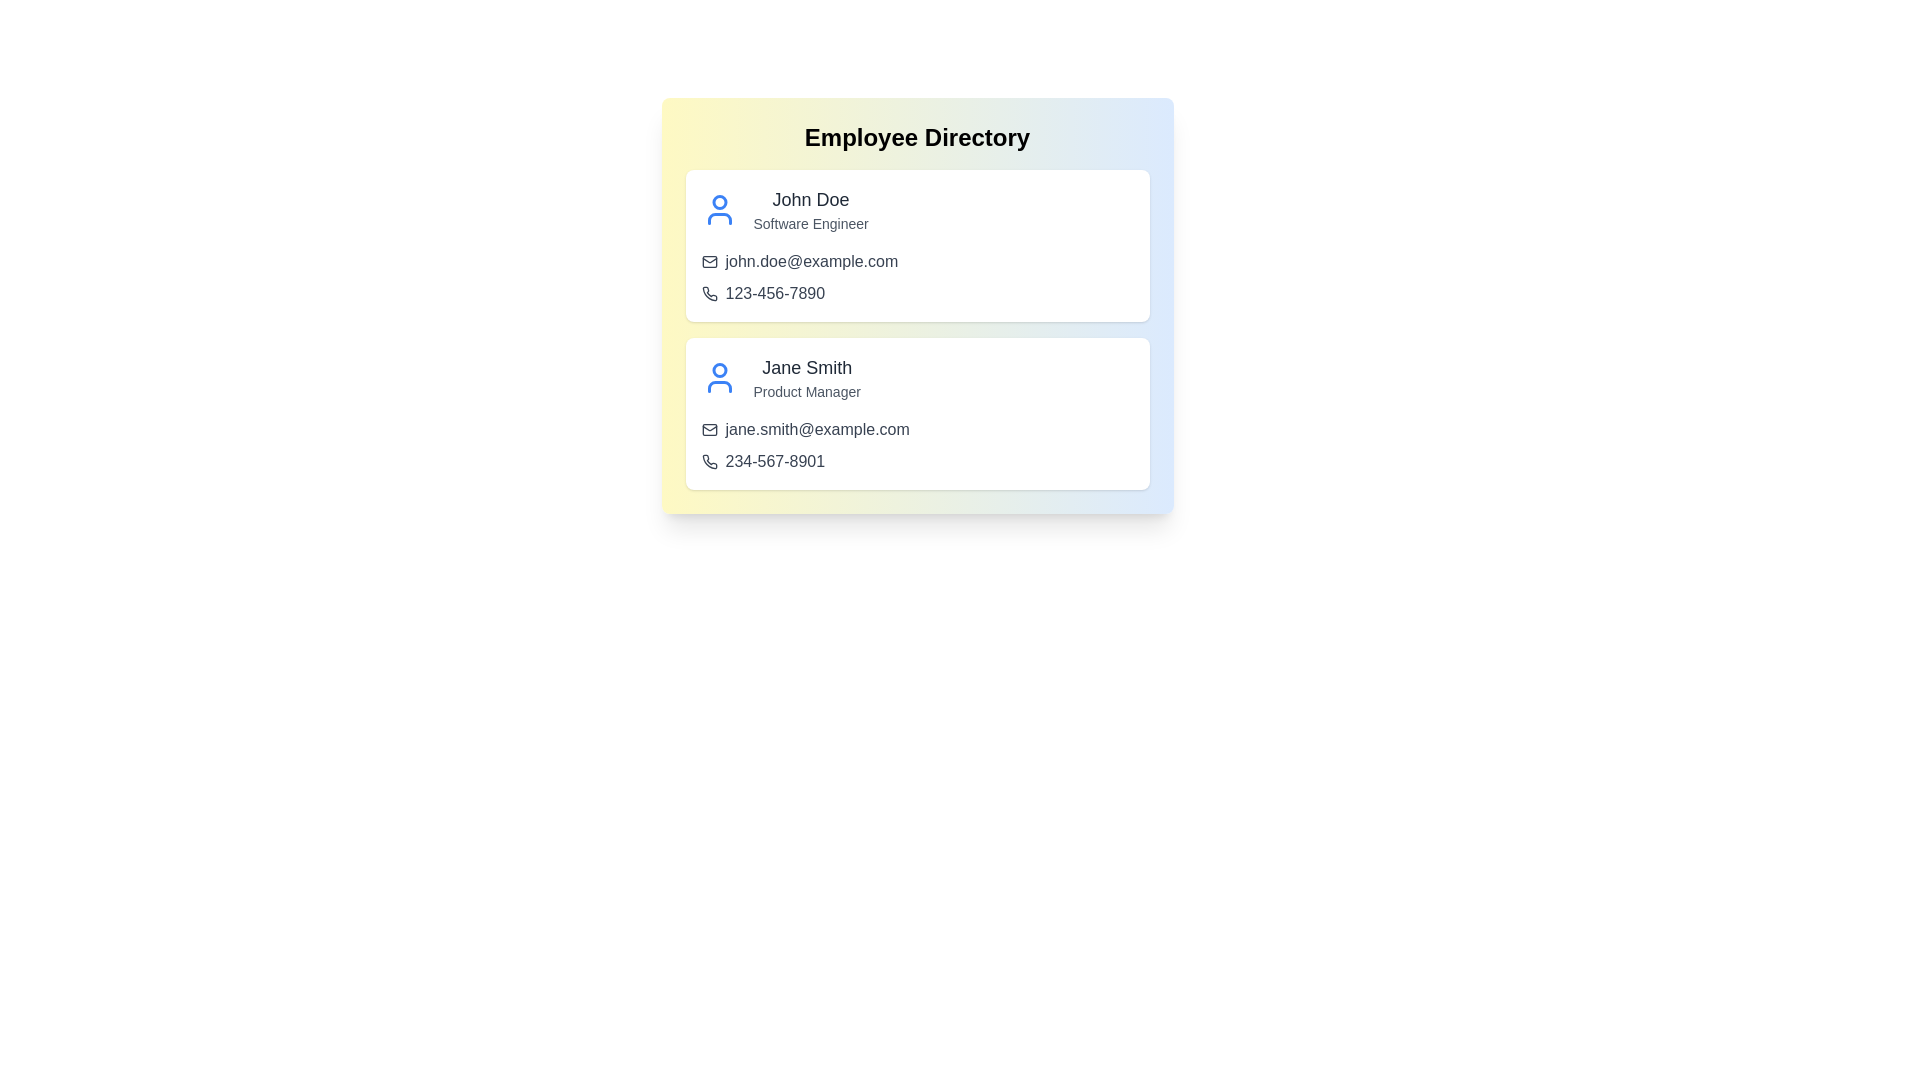  What do you see at coordinates (916, 245) in the screenshot?
I see `the employee card for John Doe` at bounding box center [916, 245].